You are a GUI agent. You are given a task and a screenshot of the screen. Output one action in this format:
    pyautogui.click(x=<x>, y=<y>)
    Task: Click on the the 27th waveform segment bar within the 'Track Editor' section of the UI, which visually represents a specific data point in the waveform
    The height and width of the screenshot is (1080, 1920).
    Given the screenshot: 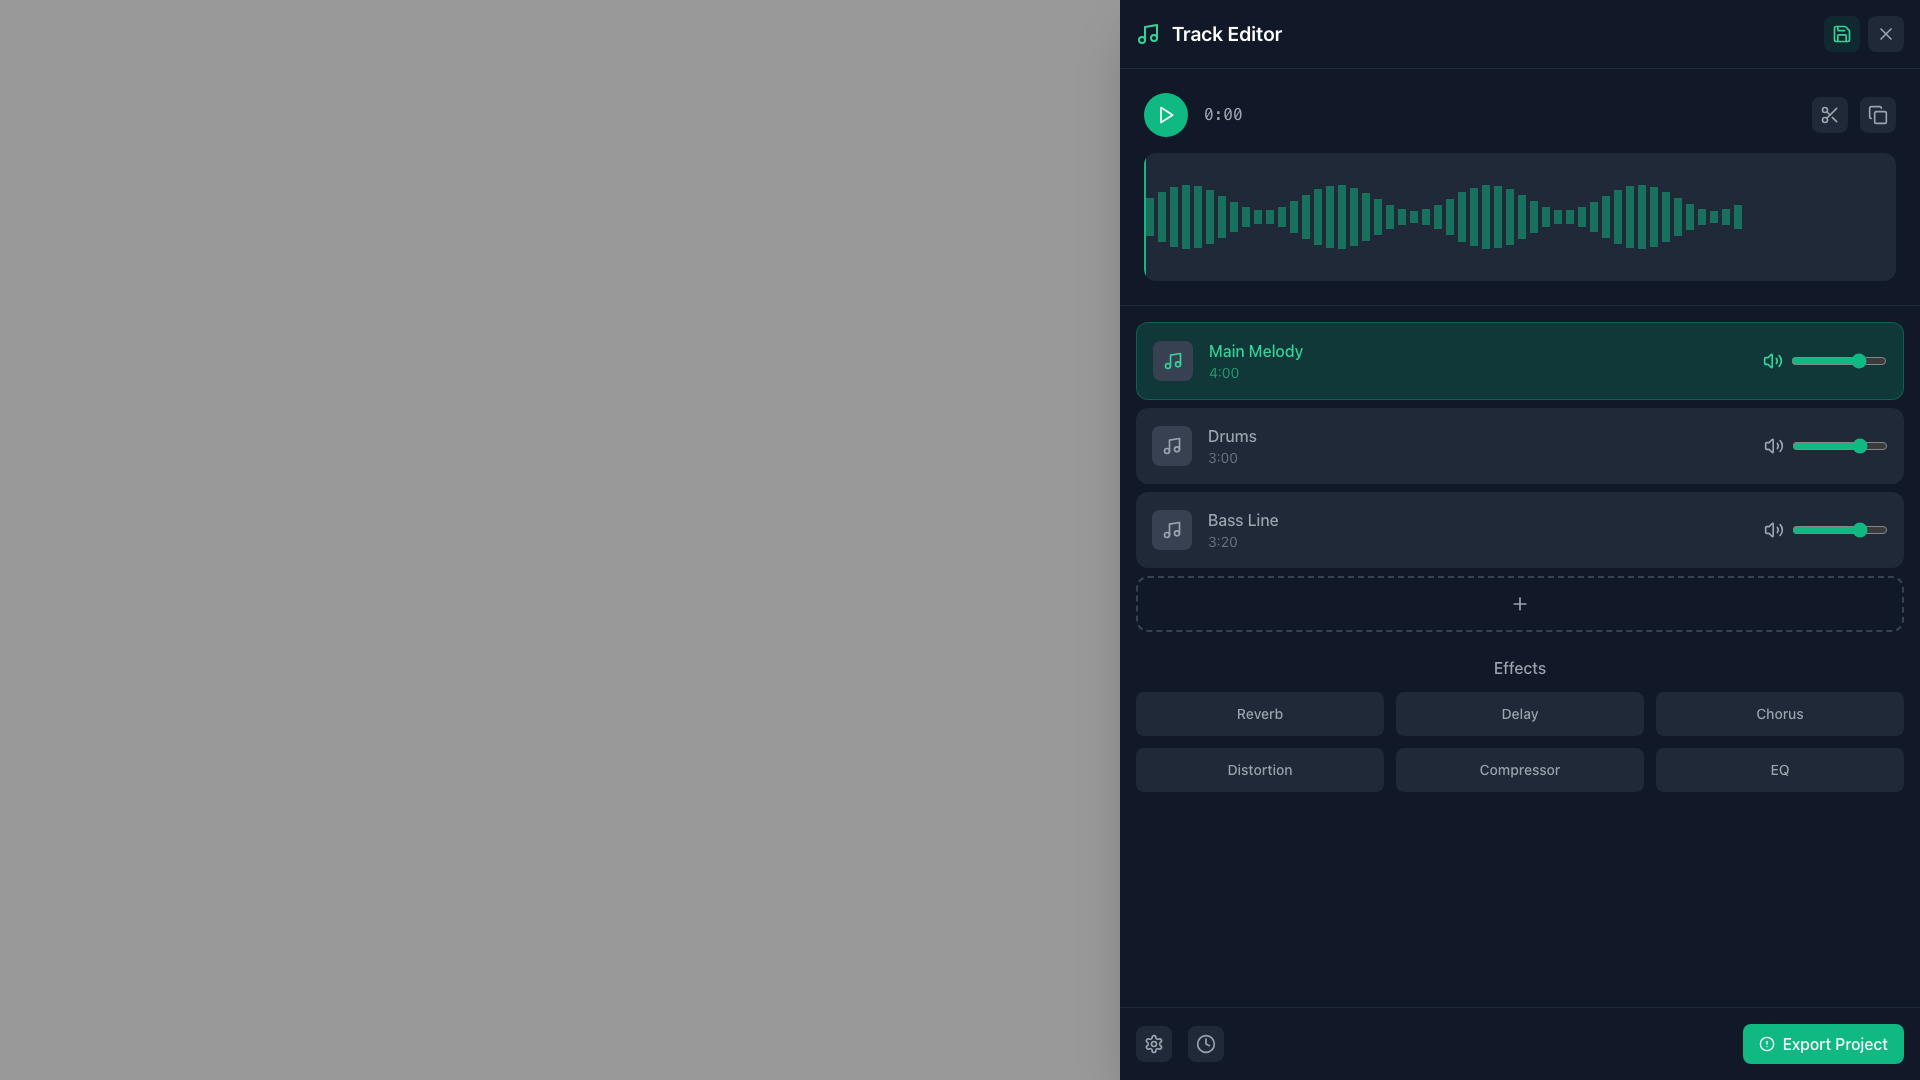 What is the action you would take?
    pyautogui.click(x=1437, y=216)
    